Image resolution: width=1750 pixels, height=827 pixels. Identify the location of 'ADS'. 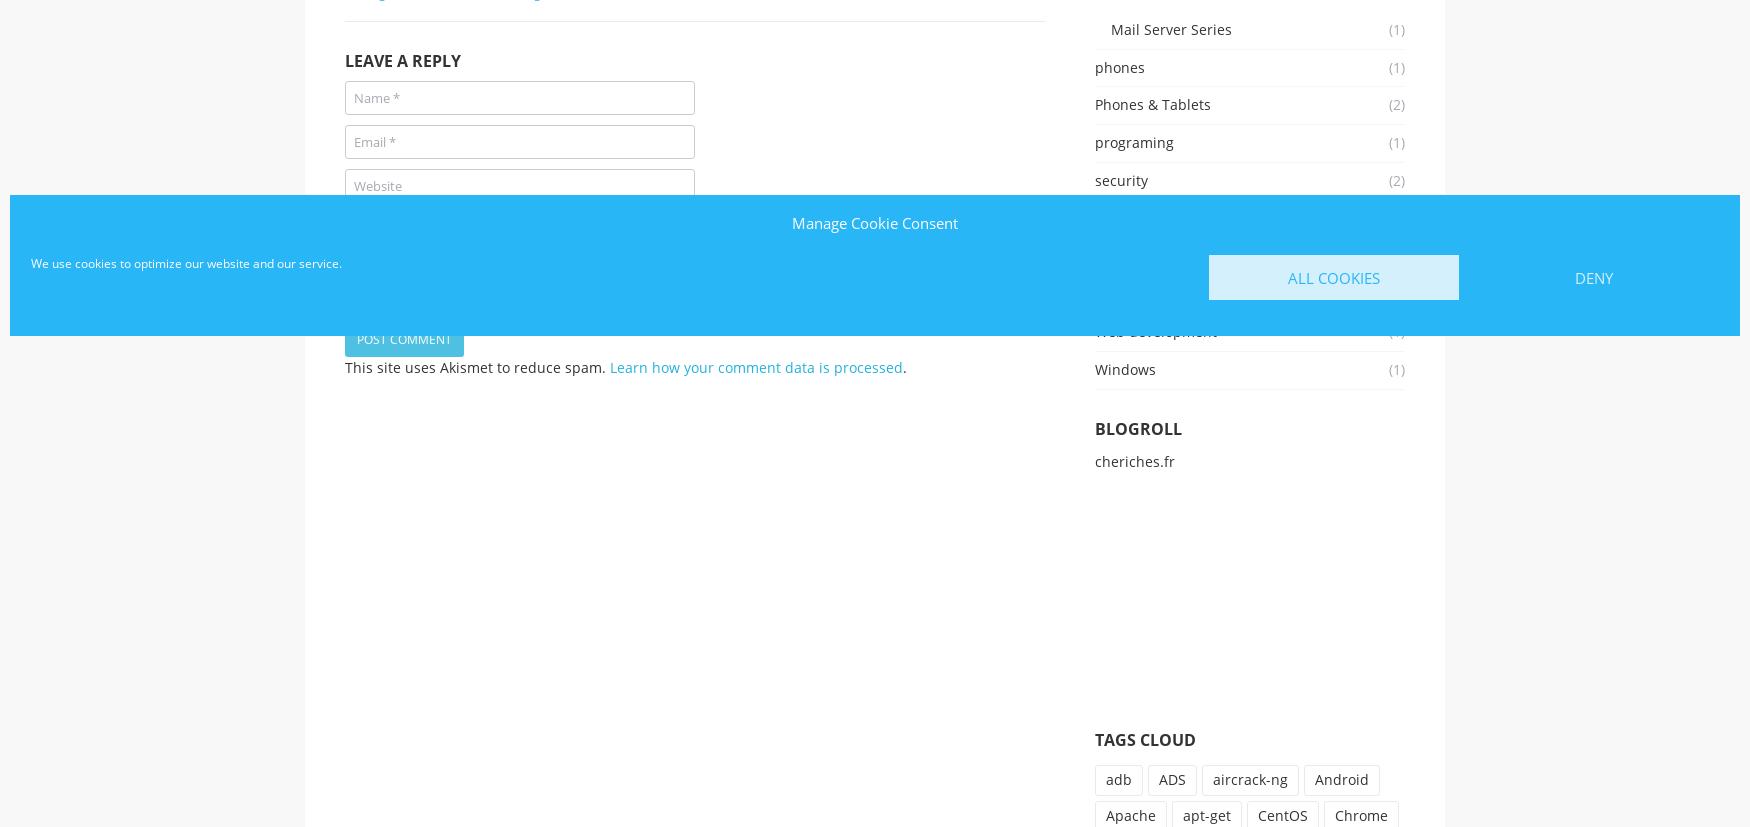
(1158, 778).